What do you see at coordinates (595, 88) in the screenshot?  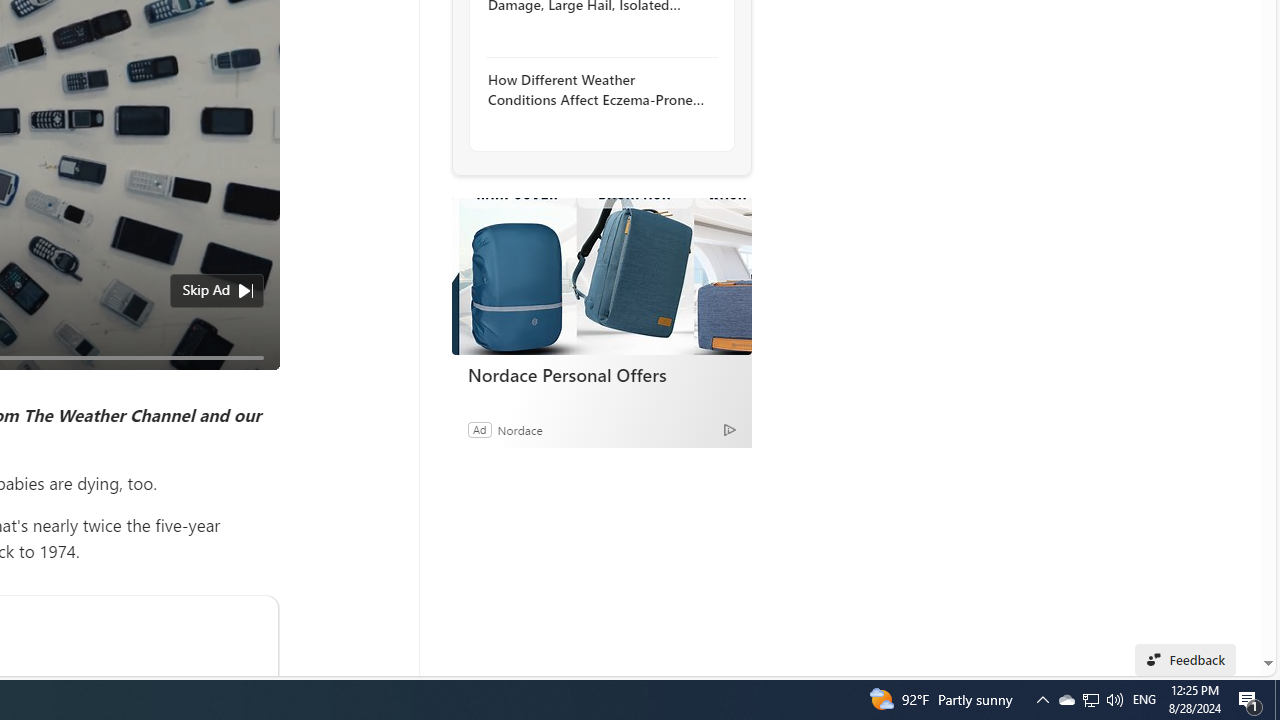 I see `'How Different Weather Conditions Affect Eczema-Prone Skin'` at bounding box center [595, 88].